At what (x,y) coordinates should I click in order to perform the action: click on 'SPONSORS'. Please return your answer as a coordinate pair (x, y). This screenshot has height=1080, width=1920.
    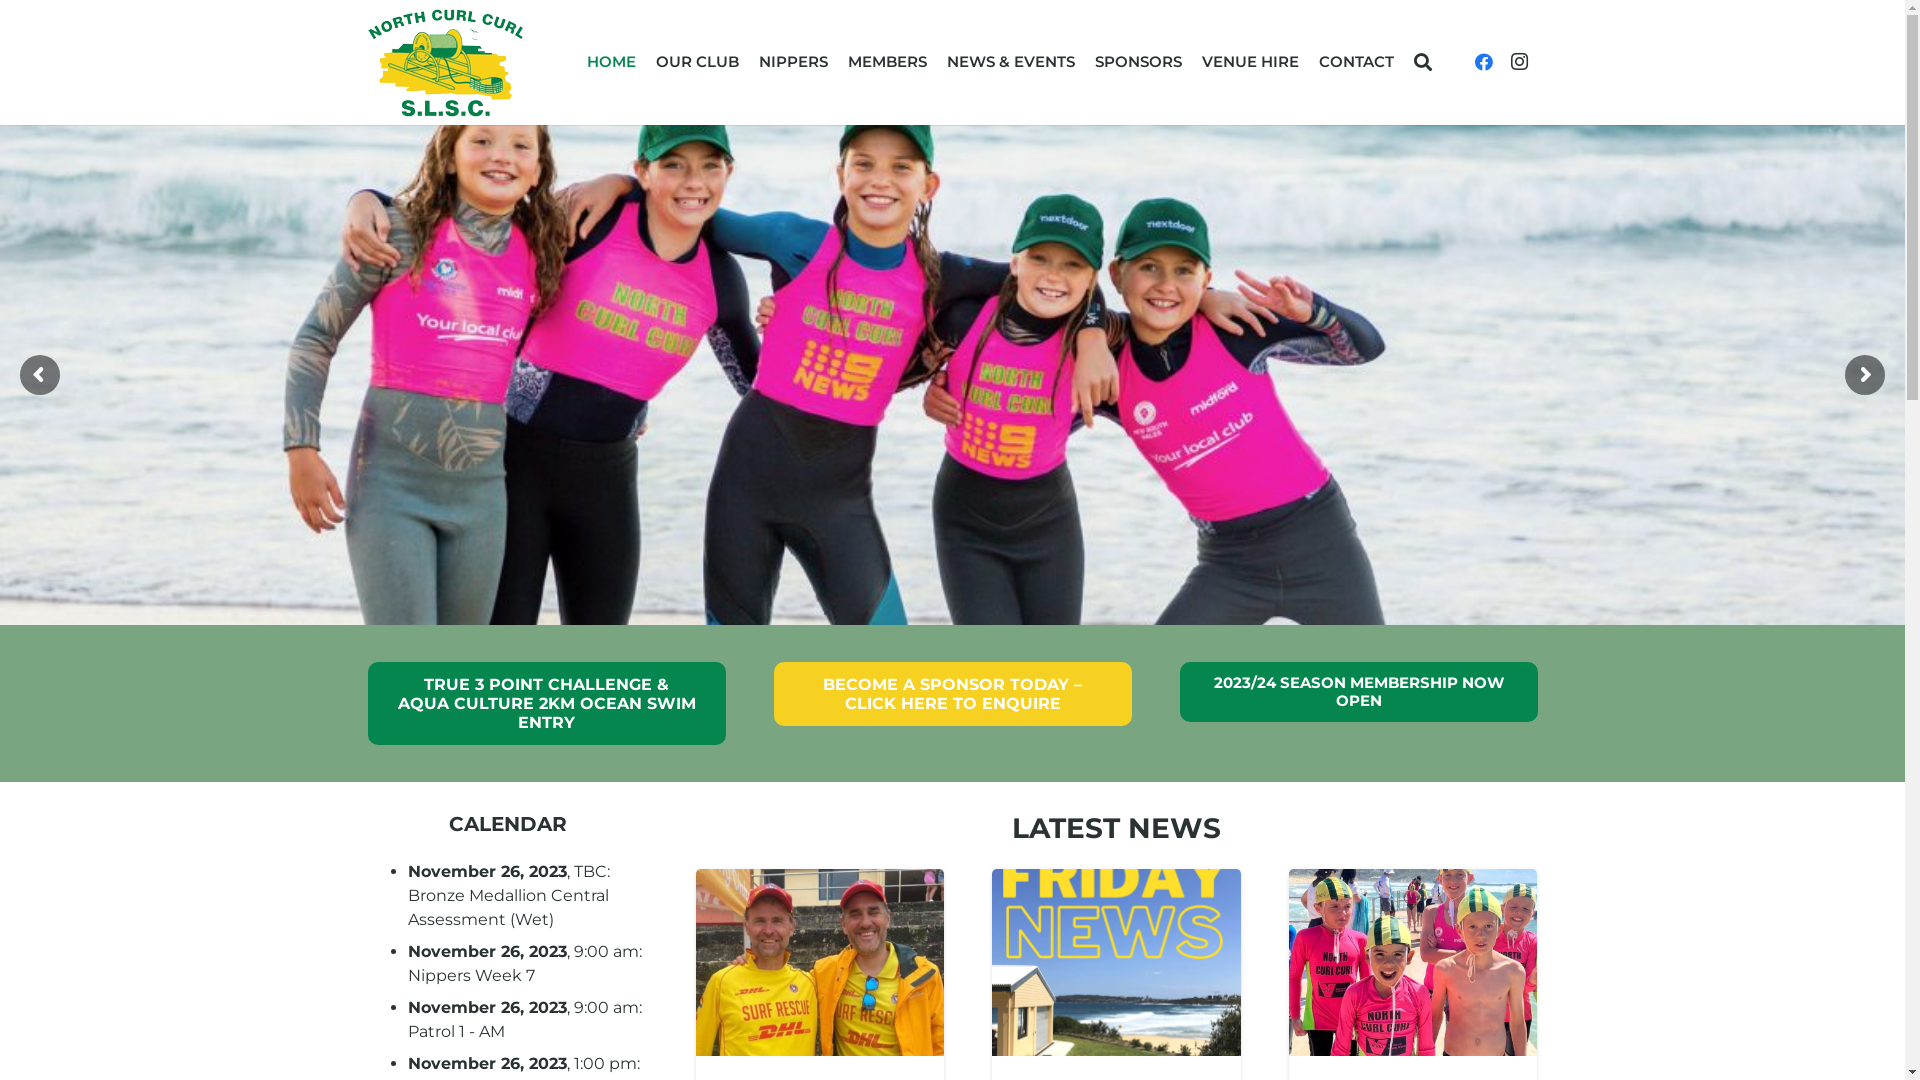
    Looking at the image, I should click on (1083, 60).